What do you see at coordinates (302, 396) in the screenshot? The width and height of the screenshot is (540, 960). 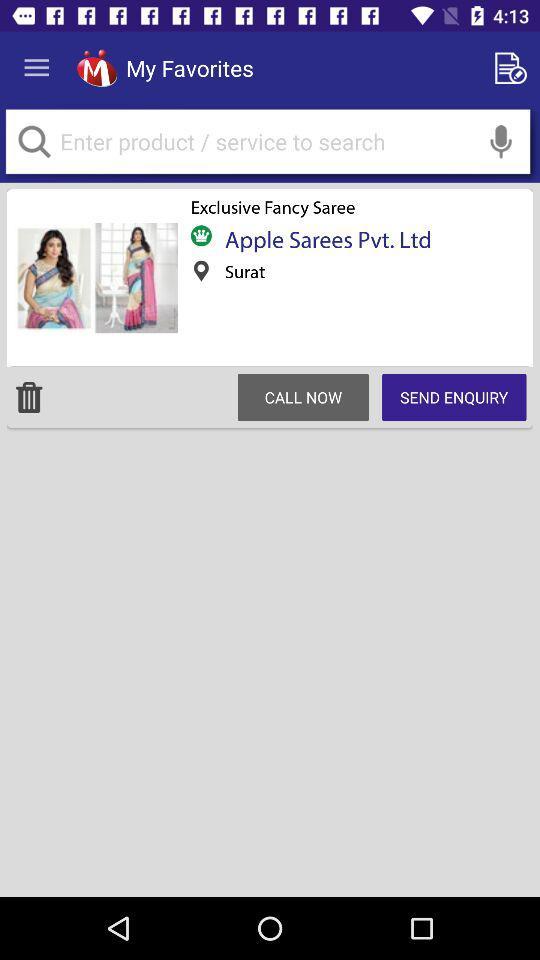 I see `call now at the center` at bounding box center [302, 396].